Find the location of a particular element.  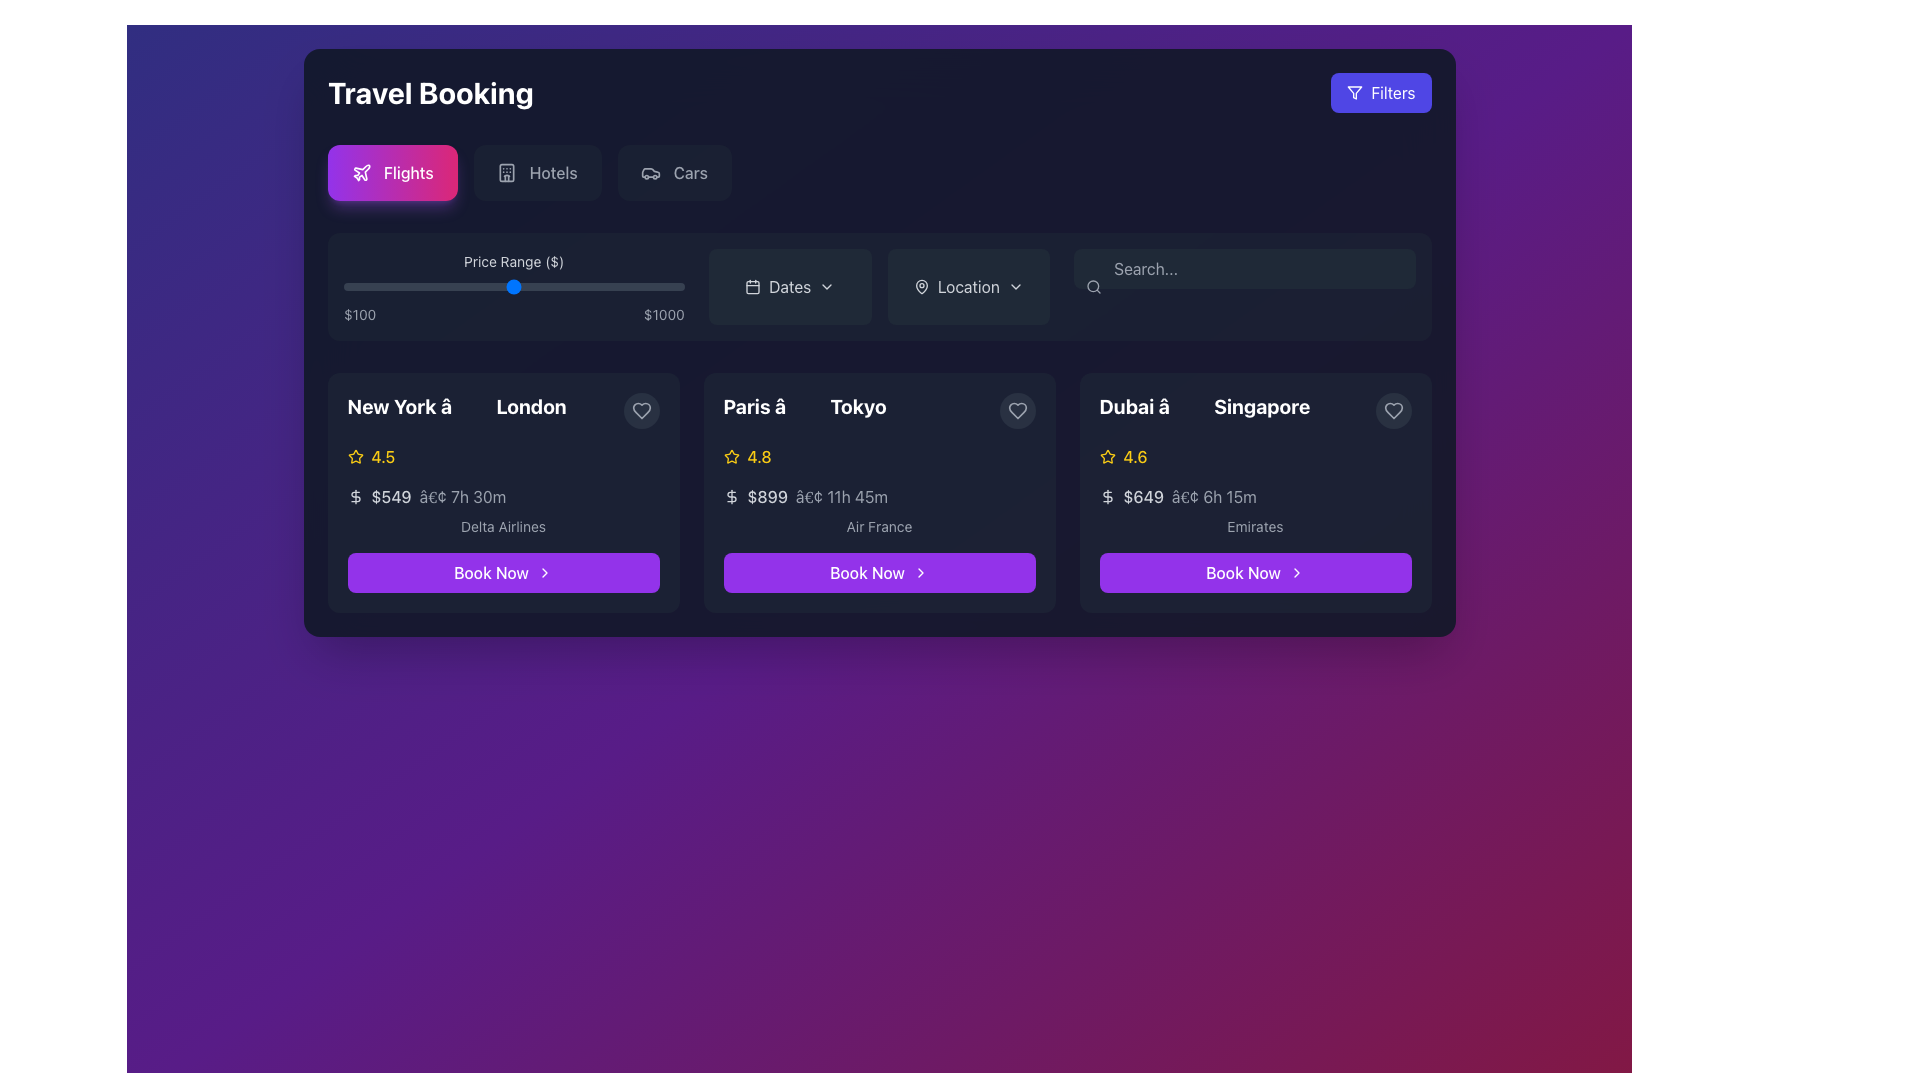

the static text label displaying the airline associated with the first flight option, located beneath the flight price and duration details, and above the 'Book Now' button is located at coordinates (503, 526).